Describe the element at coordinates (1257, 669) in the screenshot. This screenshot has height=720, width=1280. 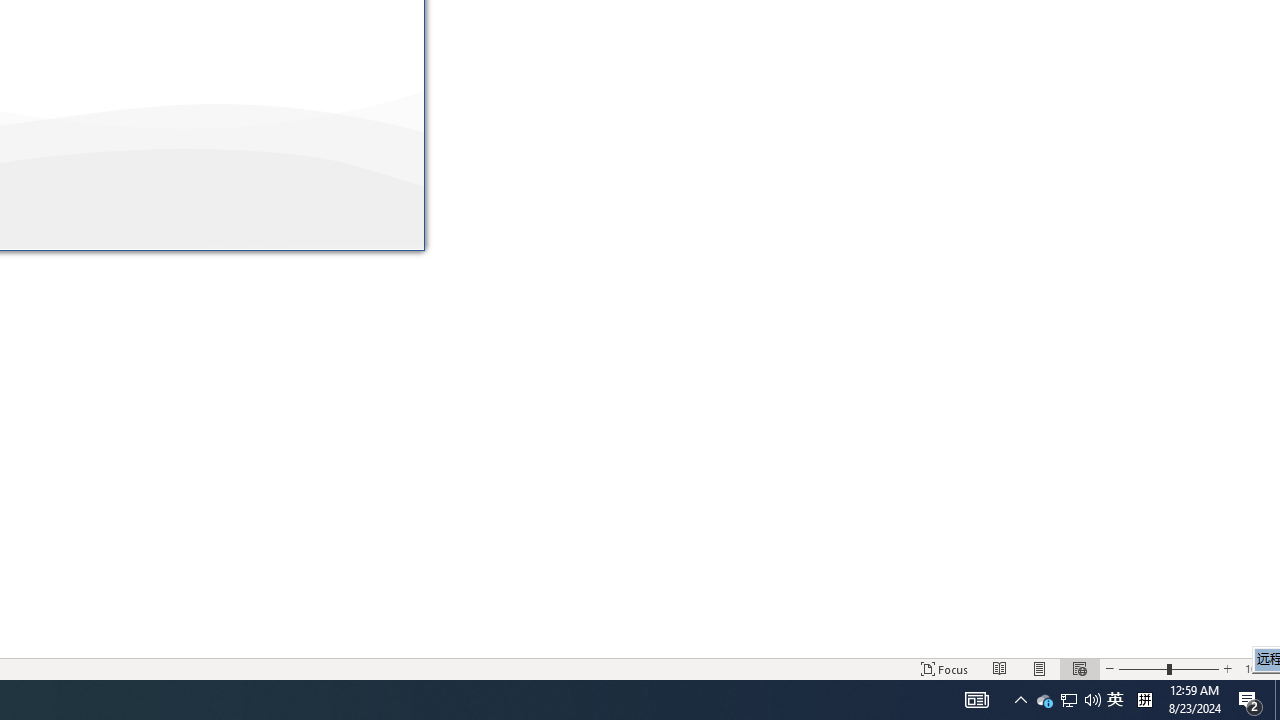
I see `'Zoom 100%'` at that location.